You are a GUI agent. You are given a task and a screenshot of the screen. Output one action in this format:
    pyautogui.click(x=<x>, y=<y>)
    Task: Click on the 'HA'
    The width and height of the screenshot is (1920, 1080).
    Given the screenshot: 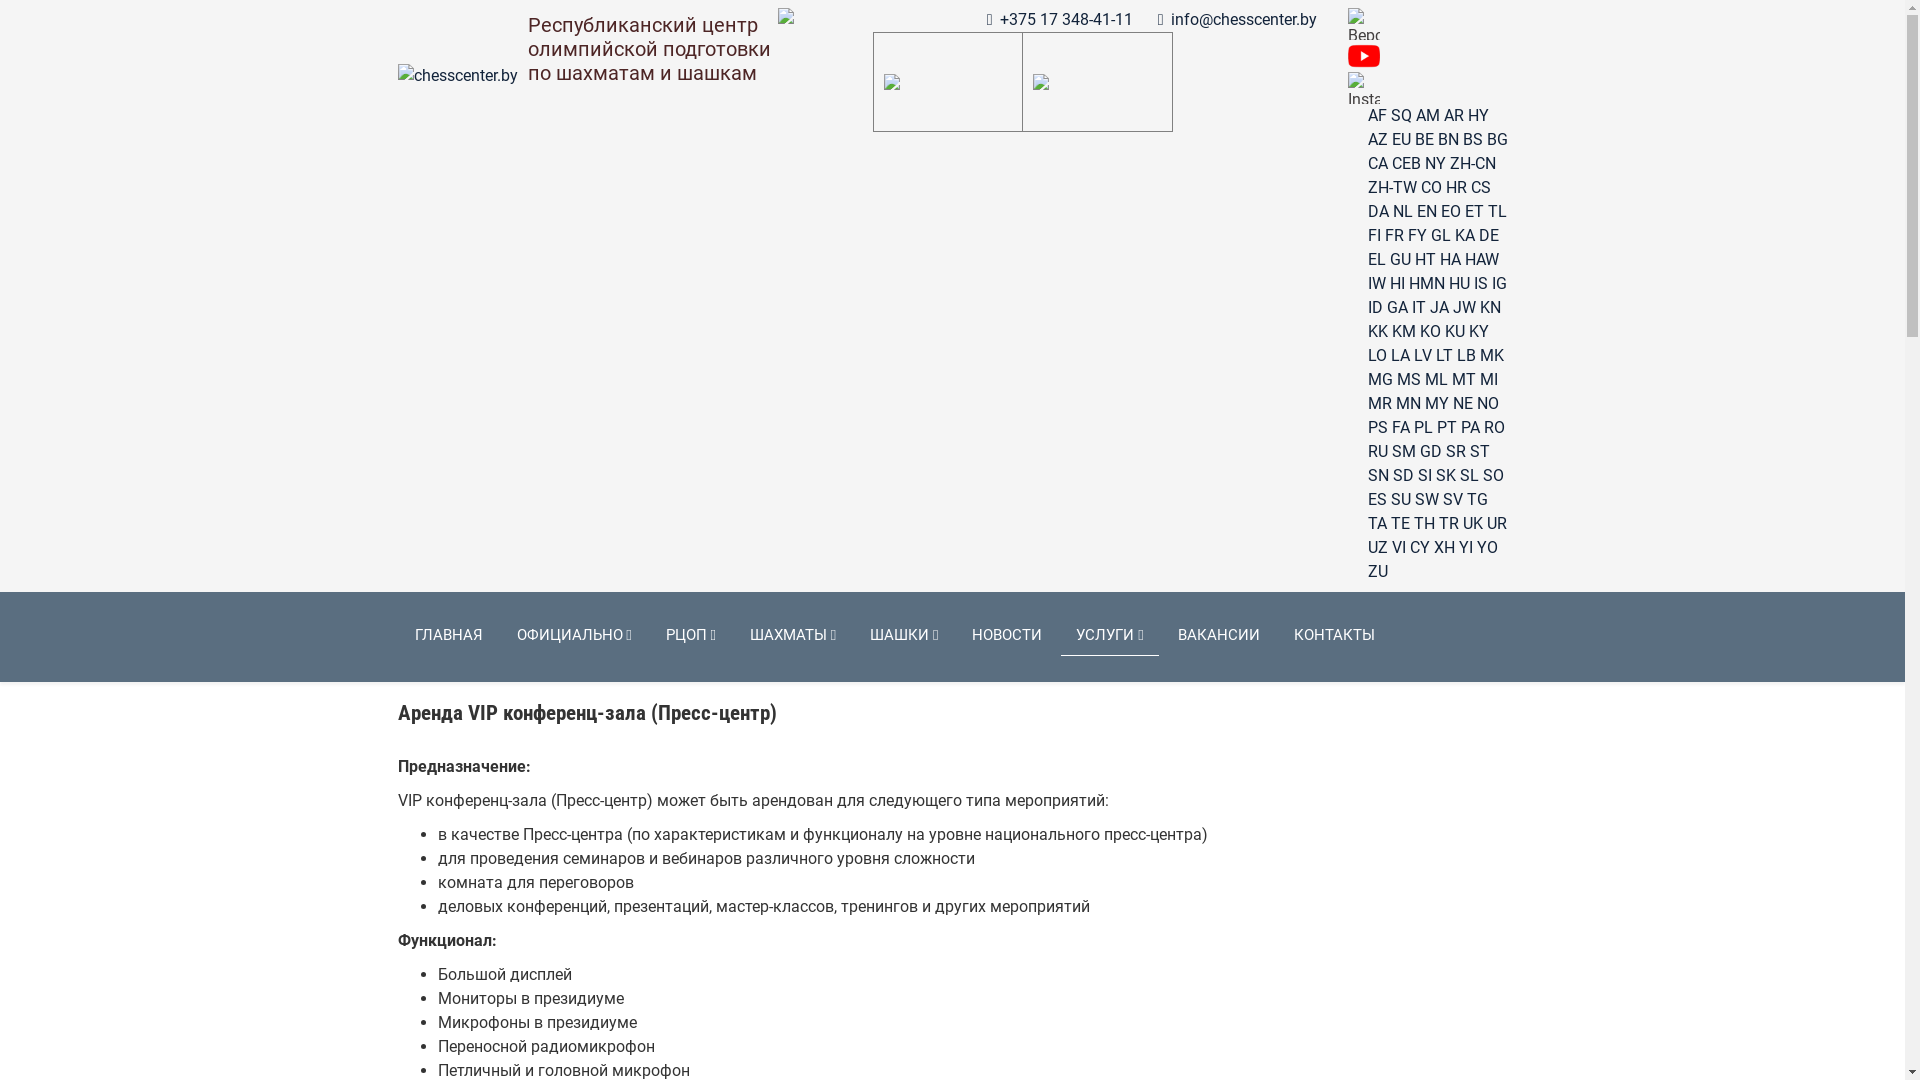 What is the action you would take?
    pyautogui.click(x=1440, y=258)
    